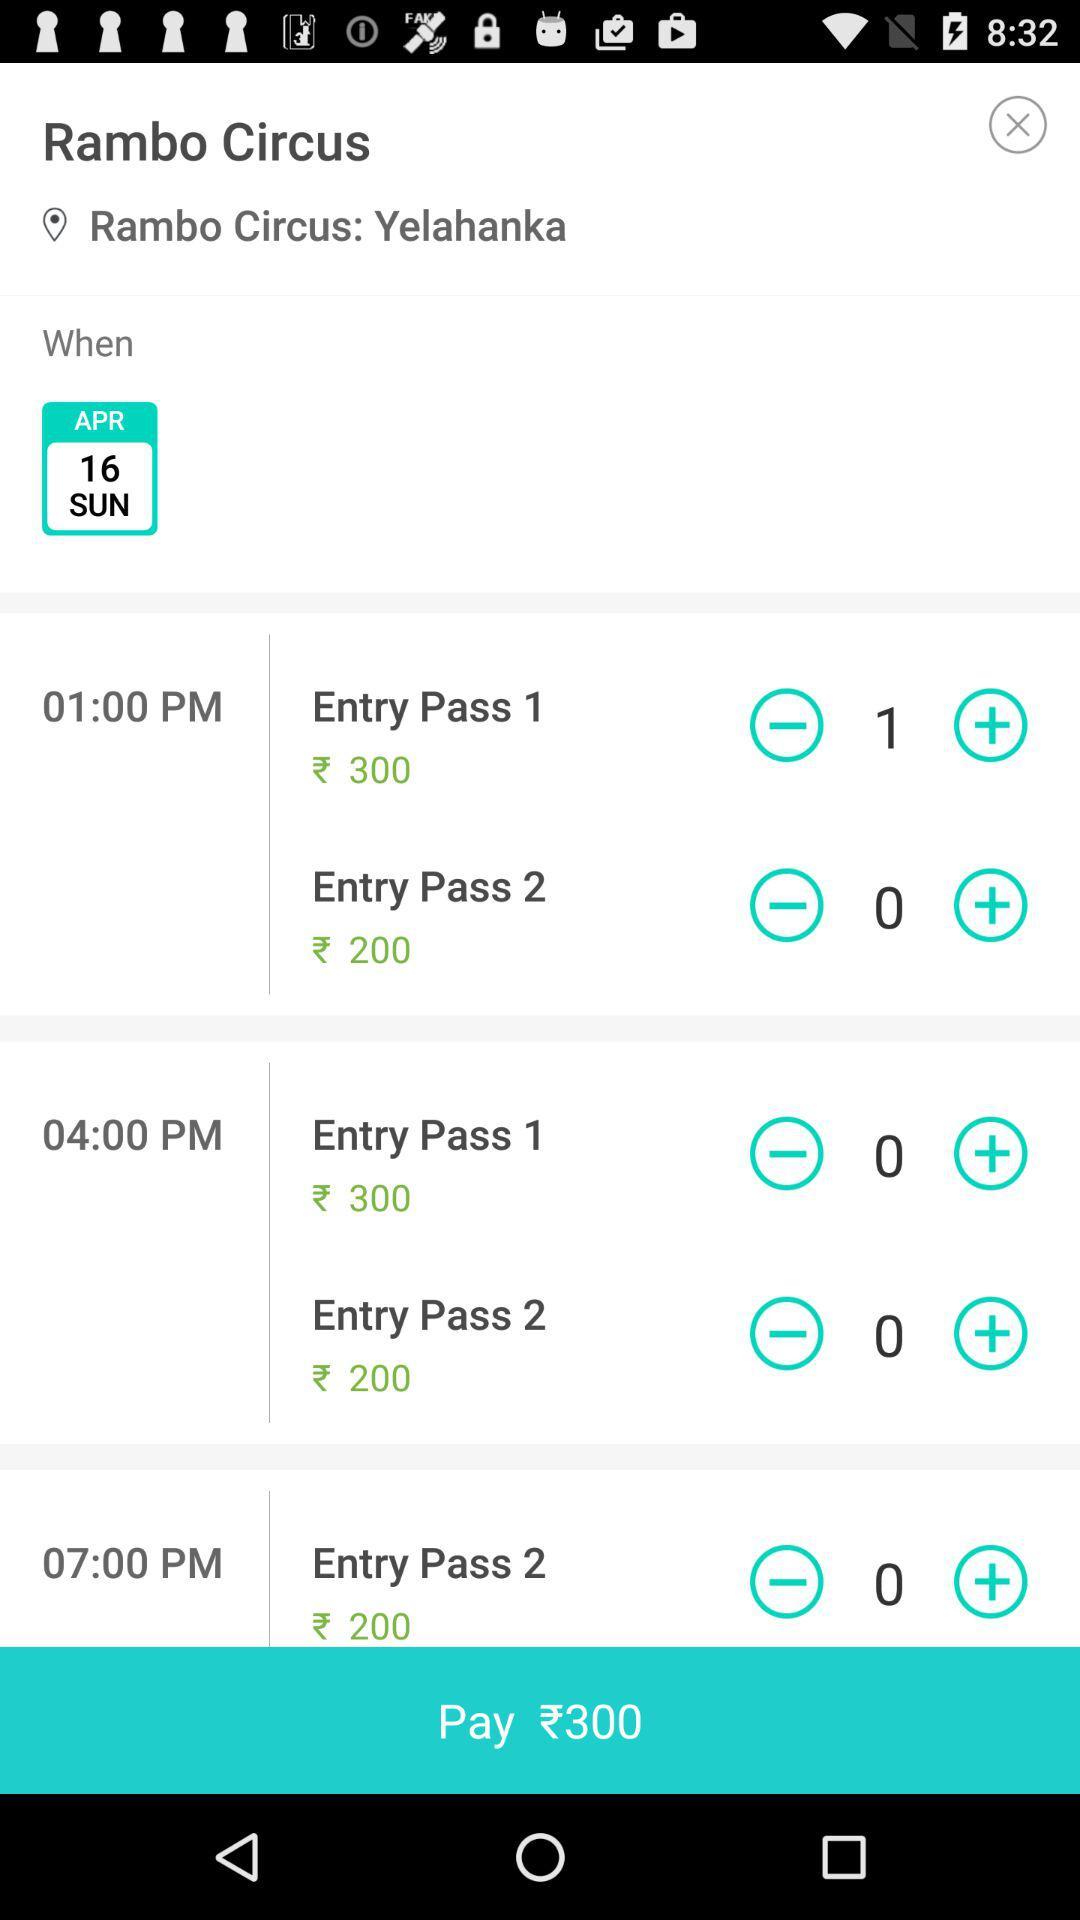 The image size is (1080, 1920). What do you see at coordinates (785, 1333) in the screenshot?
I see `decrease` at bounding box center [785, 1333].